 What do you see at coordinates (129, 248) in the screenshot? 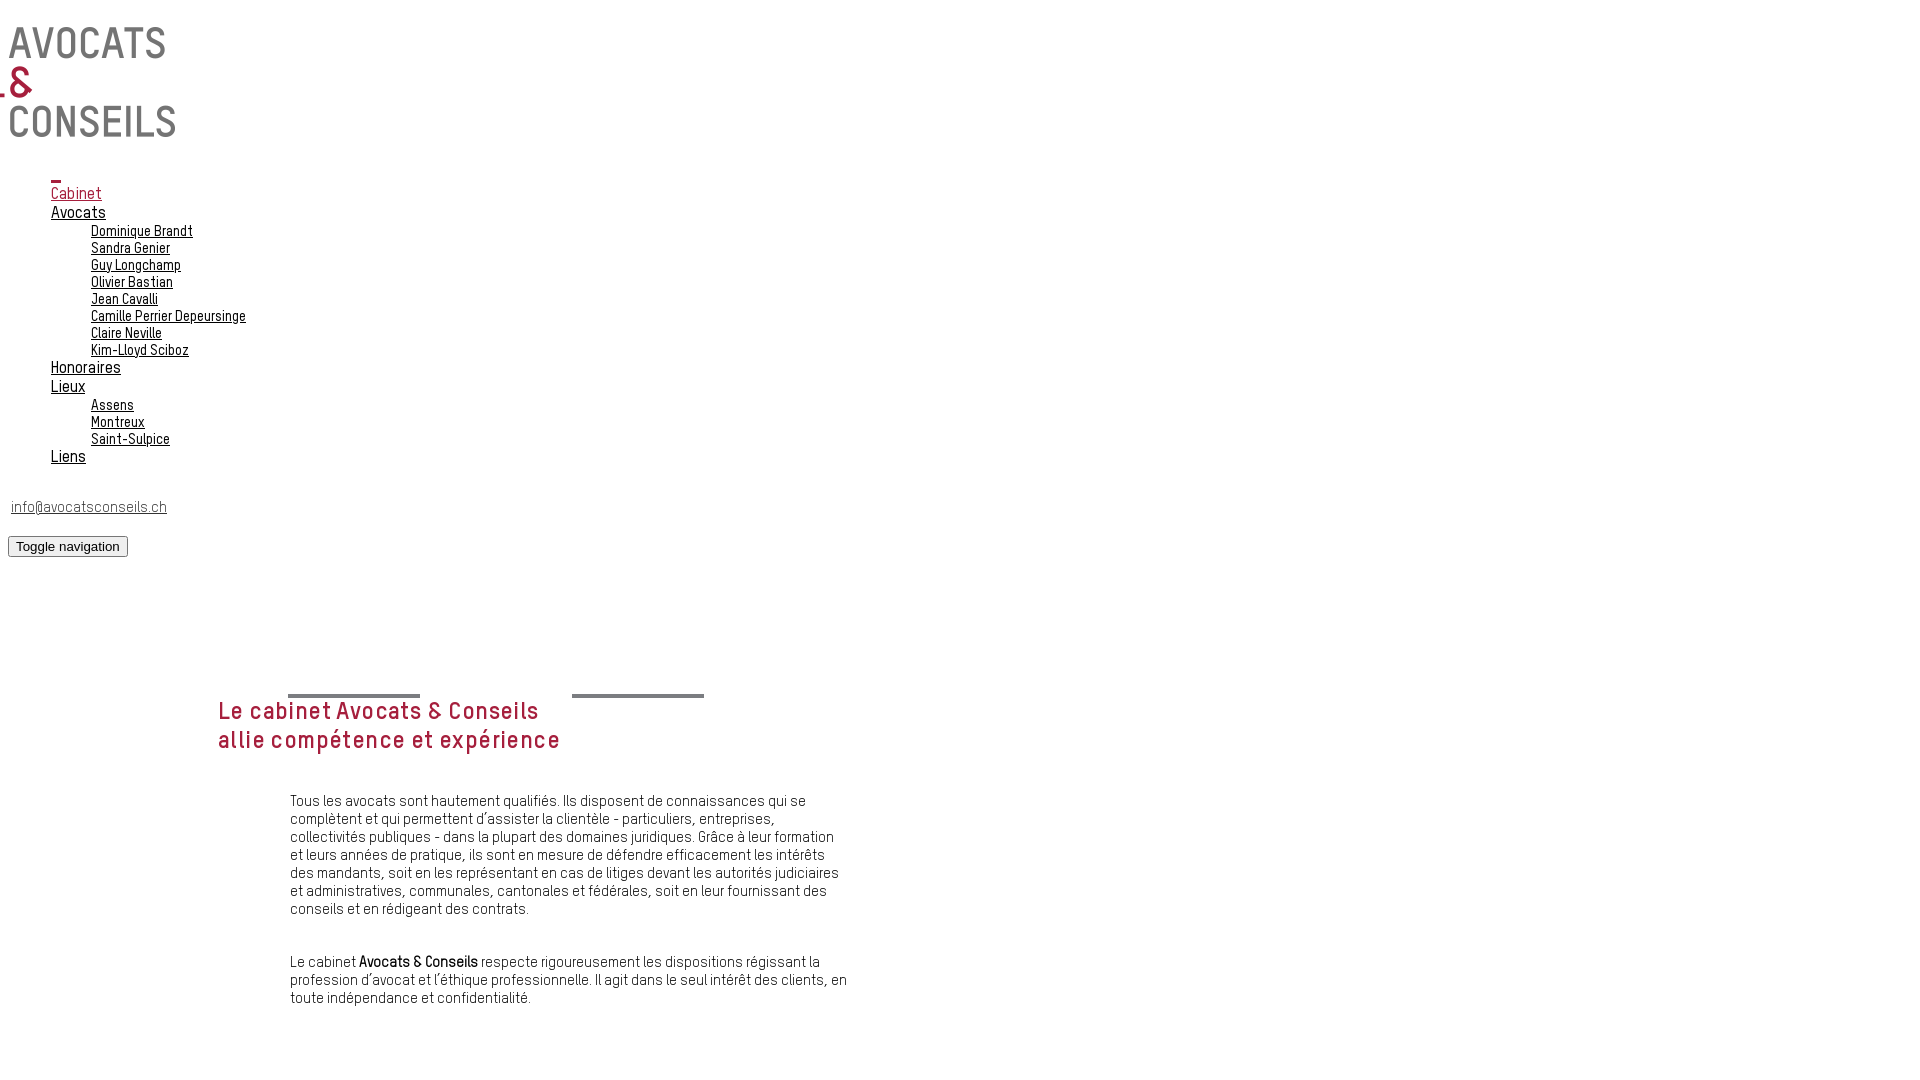
I see `'Sandra Genier'` at bounding box center [129, 248].